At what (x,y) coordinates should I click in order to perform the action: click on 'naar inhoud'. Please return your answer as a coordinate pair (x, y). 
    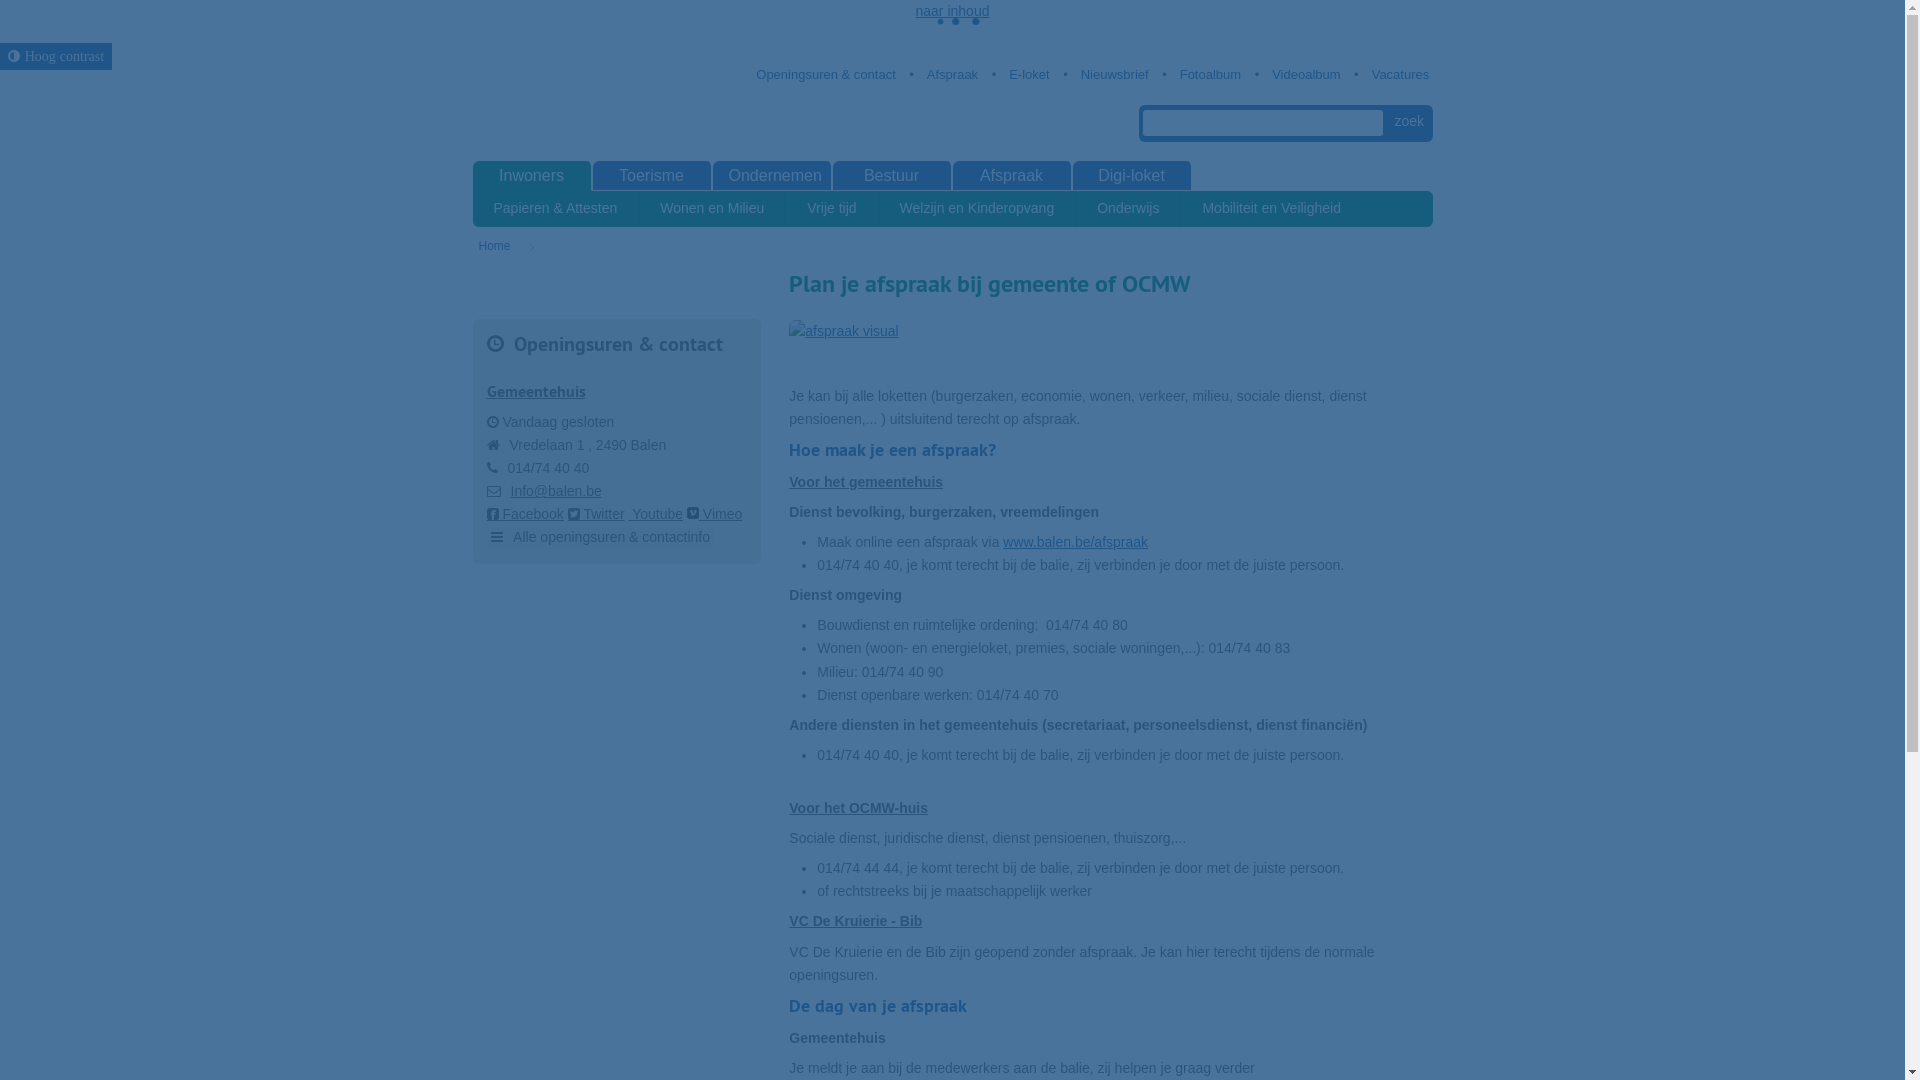
    Looking at the image, I should click on (952, 11).